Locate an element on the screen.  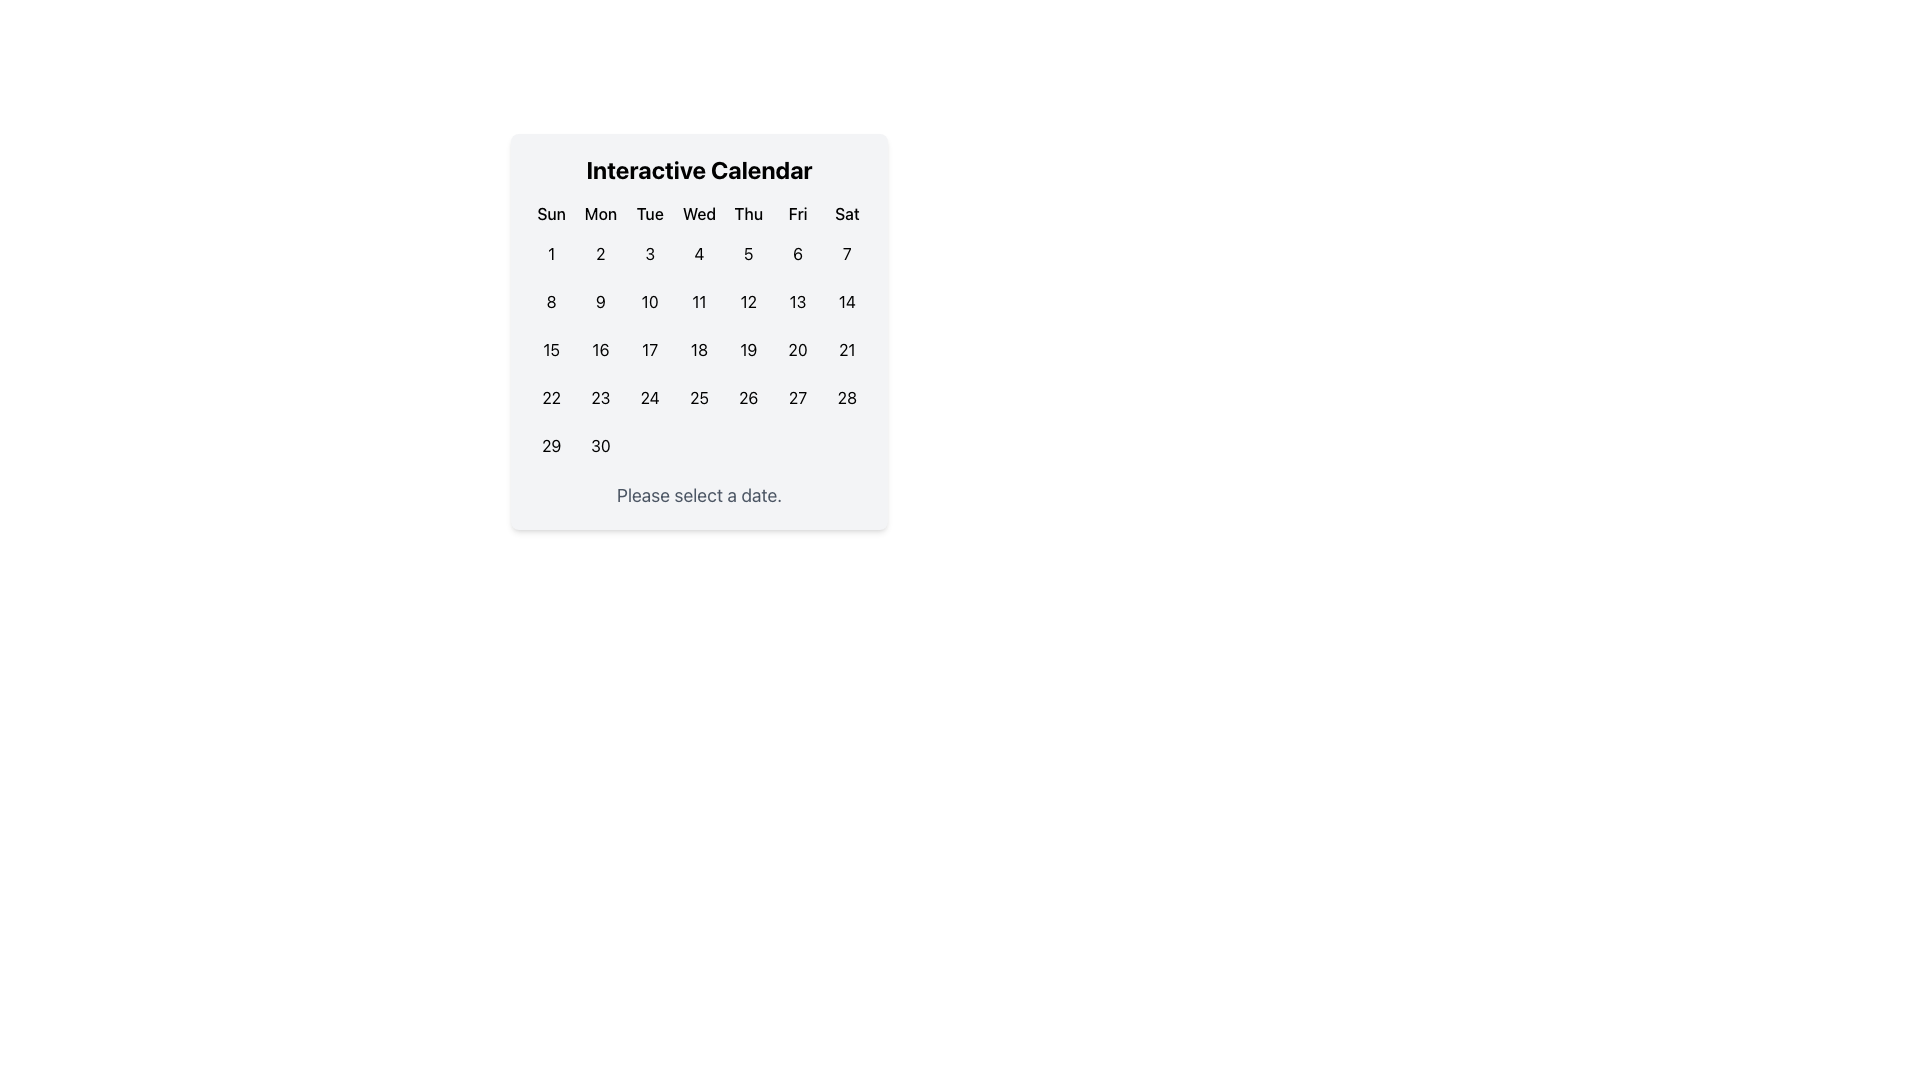
the Interactive date element representing the 29th day in the calendar grid to observe the color change is located at coordinates (551, 445).